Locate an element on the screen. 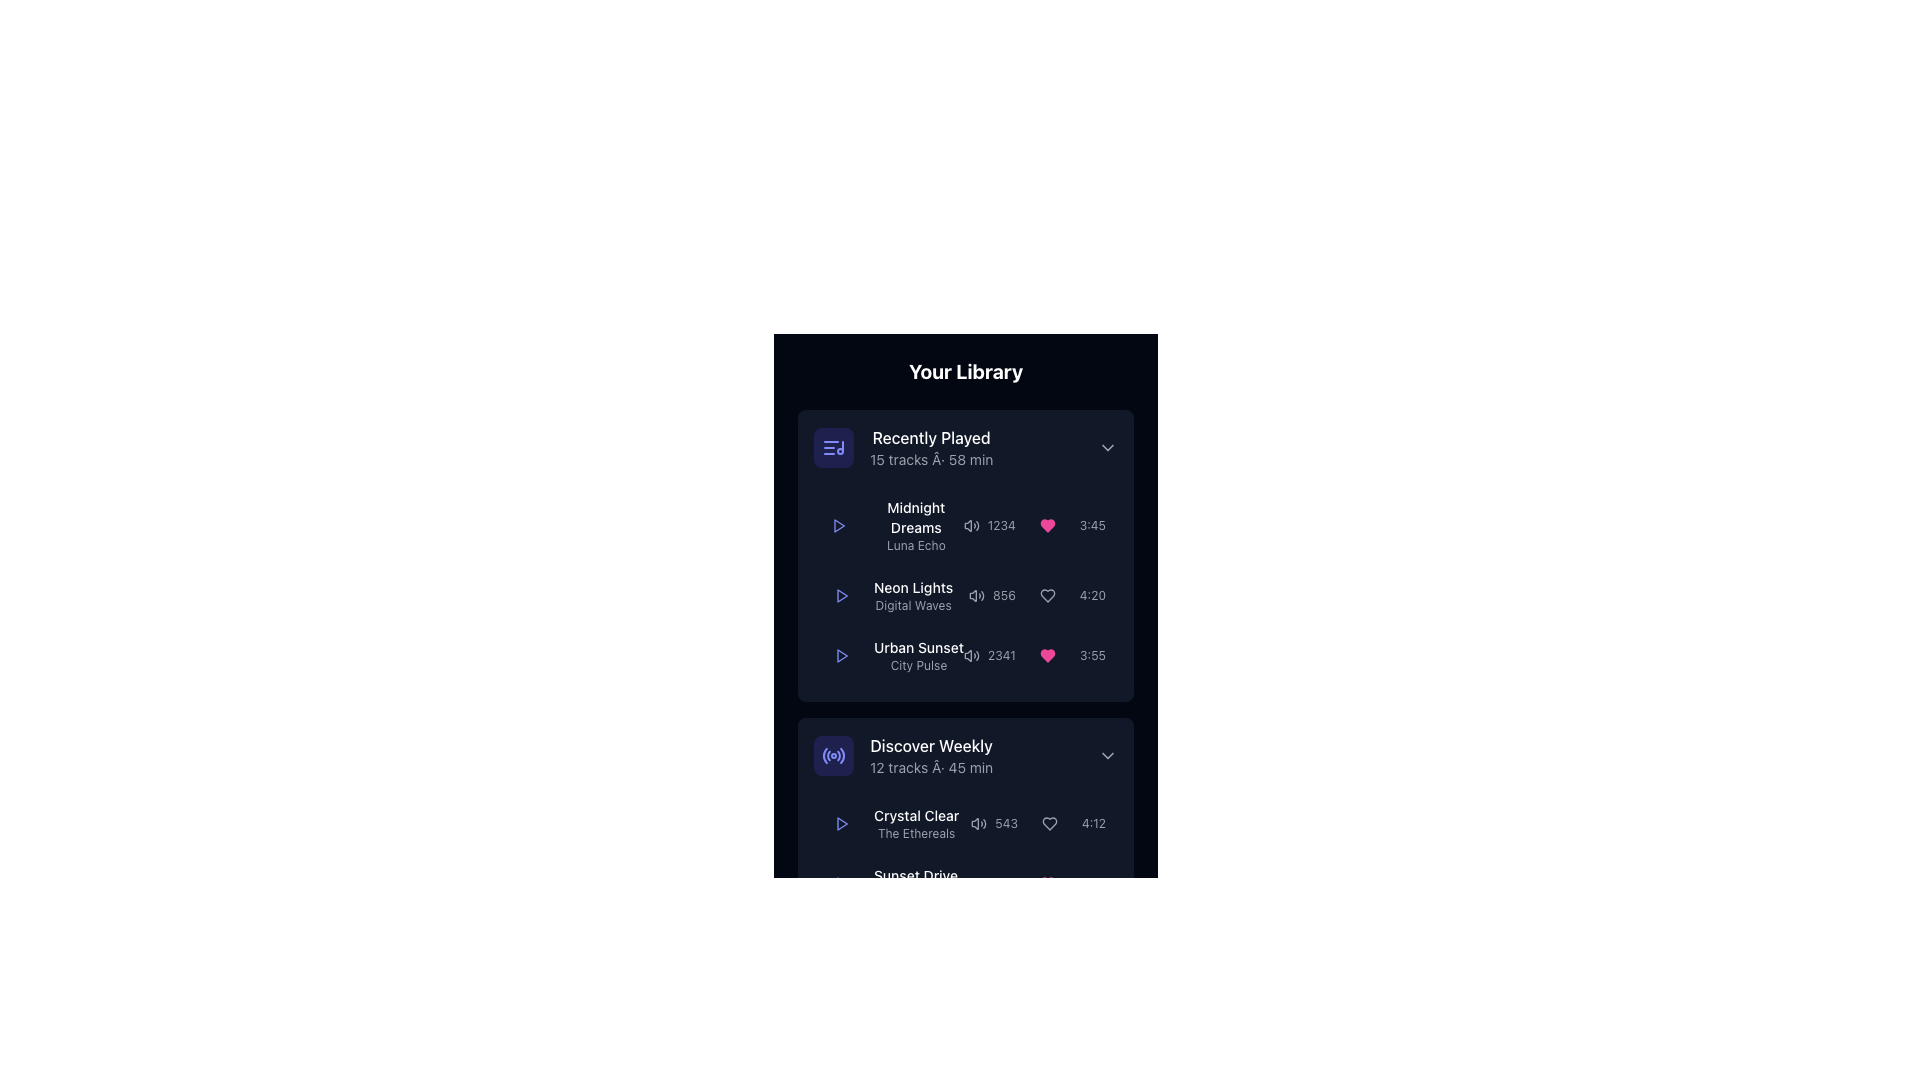 This screenshot has height=1080, width=1920. the heart icon used to mark the track 'Neon Lights' as a favorite in the 'Recently Played' list is located at coordinates (1046, 595).